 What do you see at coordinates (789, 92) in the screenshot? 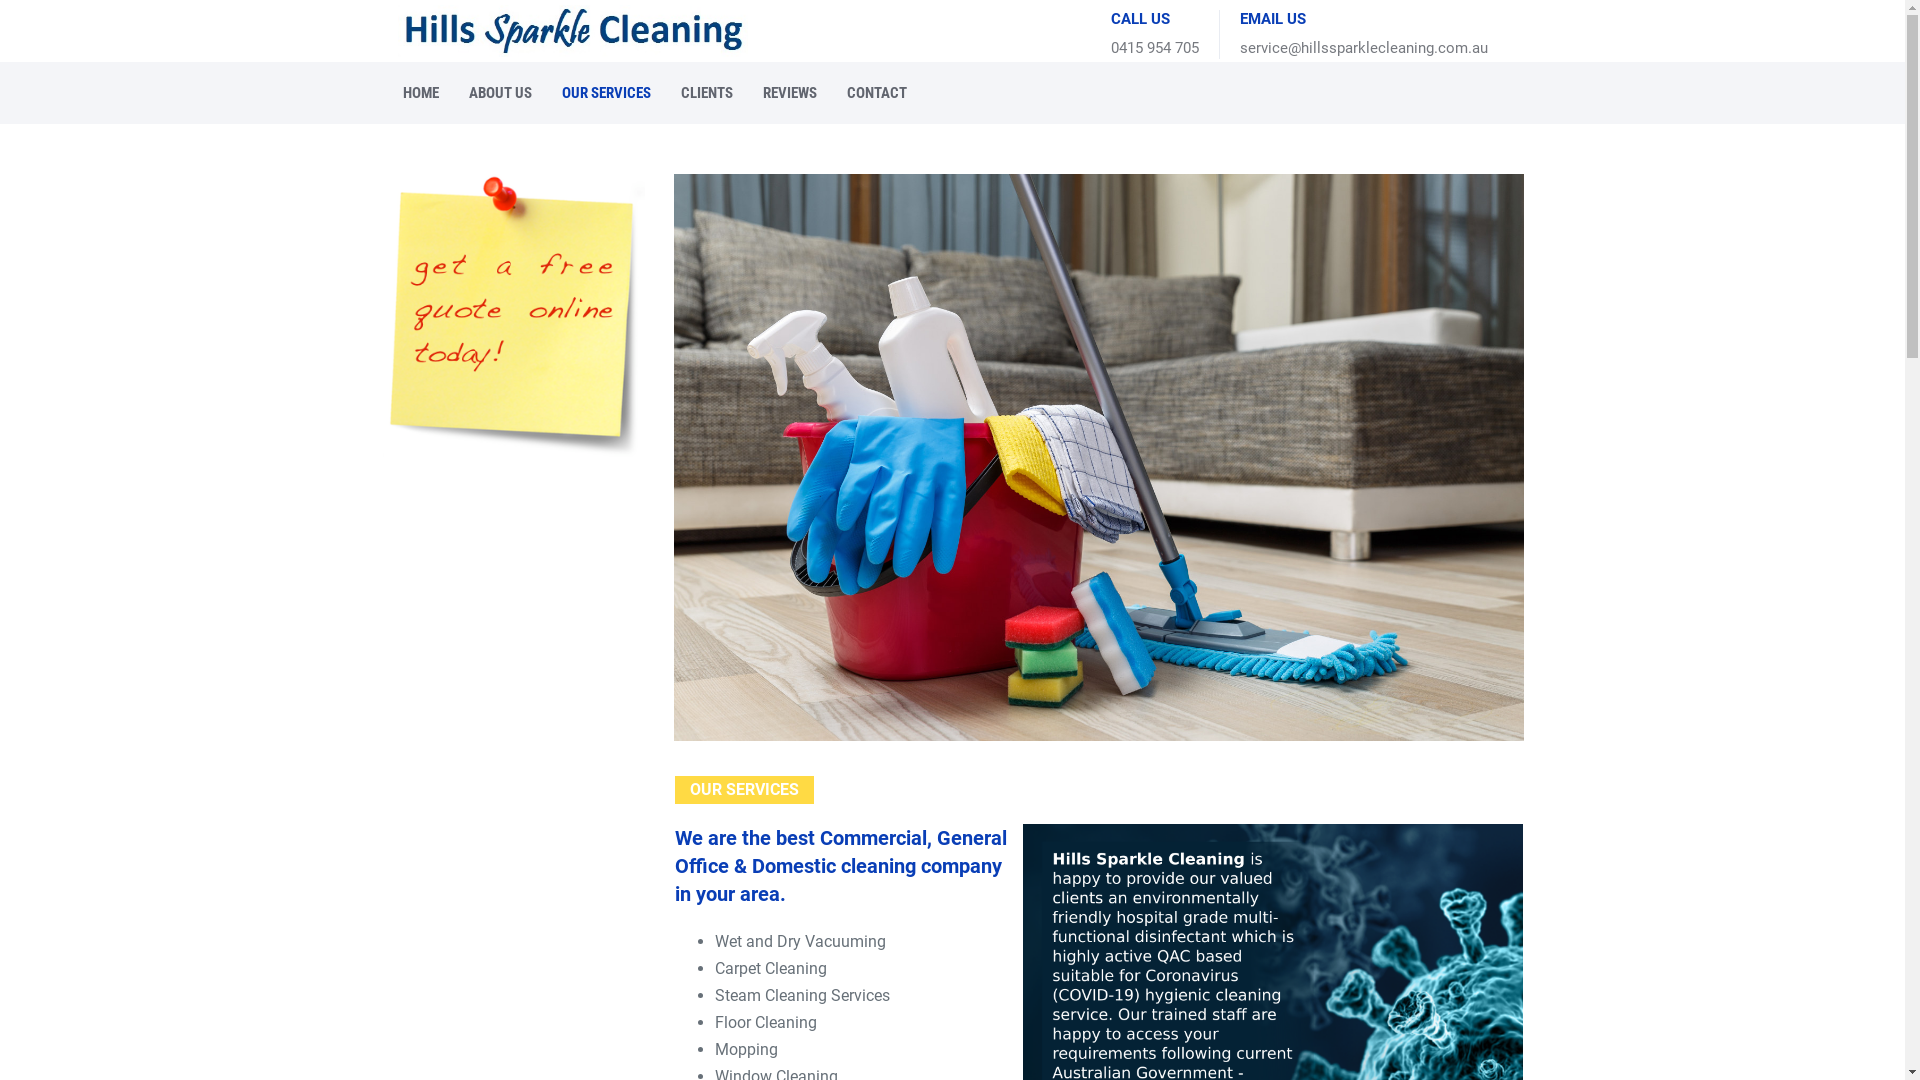
I see `'REVIEWS'` at bounding box center [789, 92].